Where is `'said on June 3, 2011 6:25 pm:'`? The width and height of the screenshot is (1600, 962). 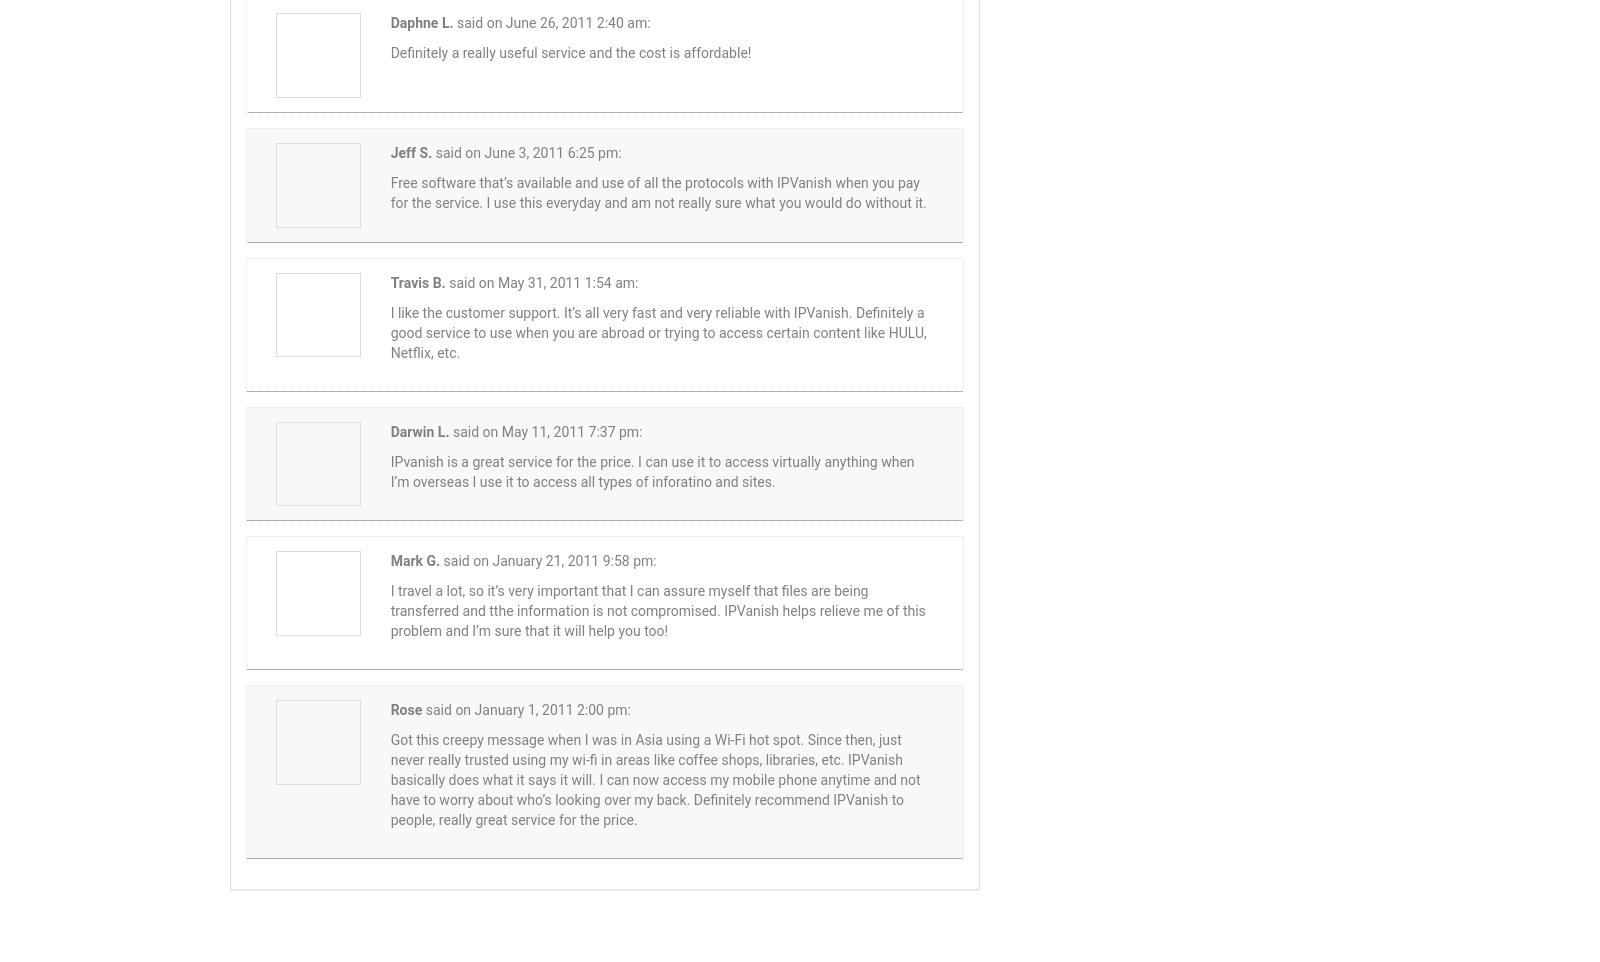
'said on June 3, 2011 6:25 pm:' is located at coordinates (527, 151).